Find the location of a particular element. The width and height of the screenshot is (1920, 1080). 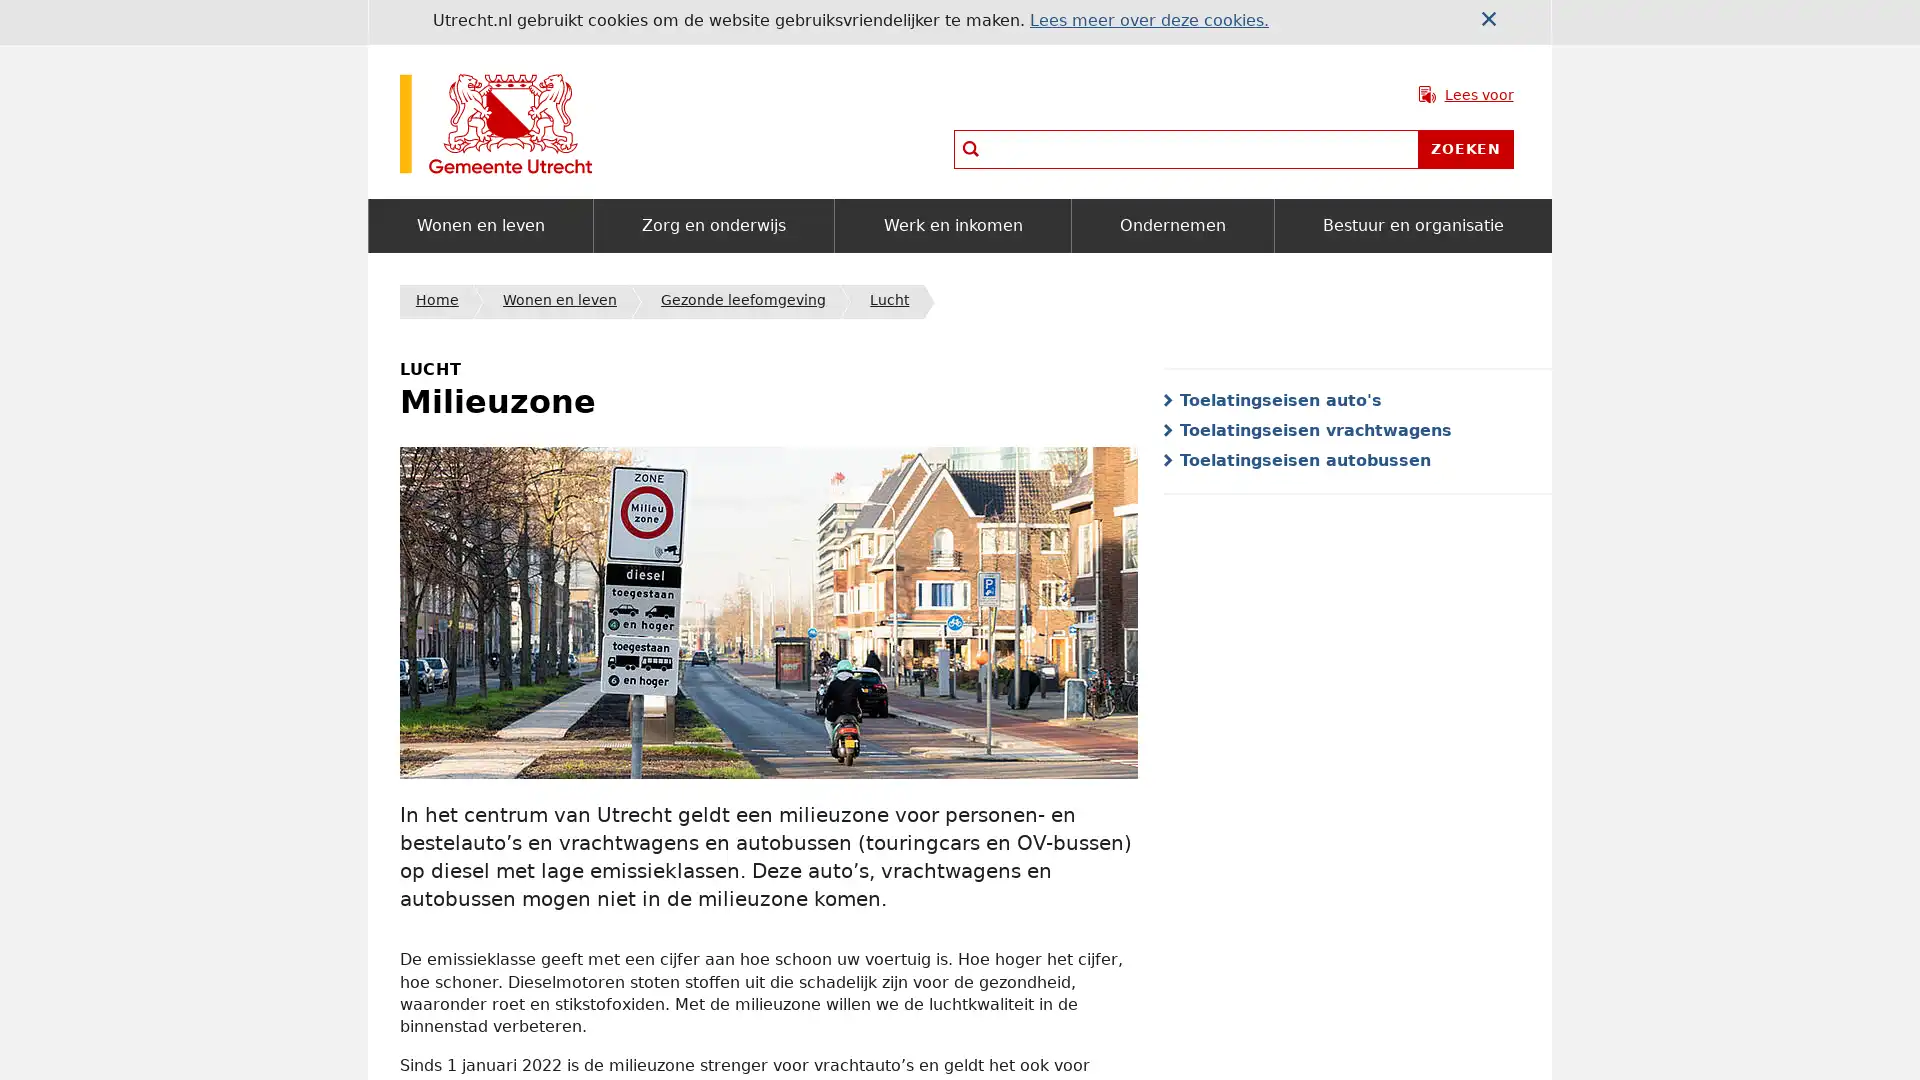

Lees voor is located at coordinates (1465, 95).